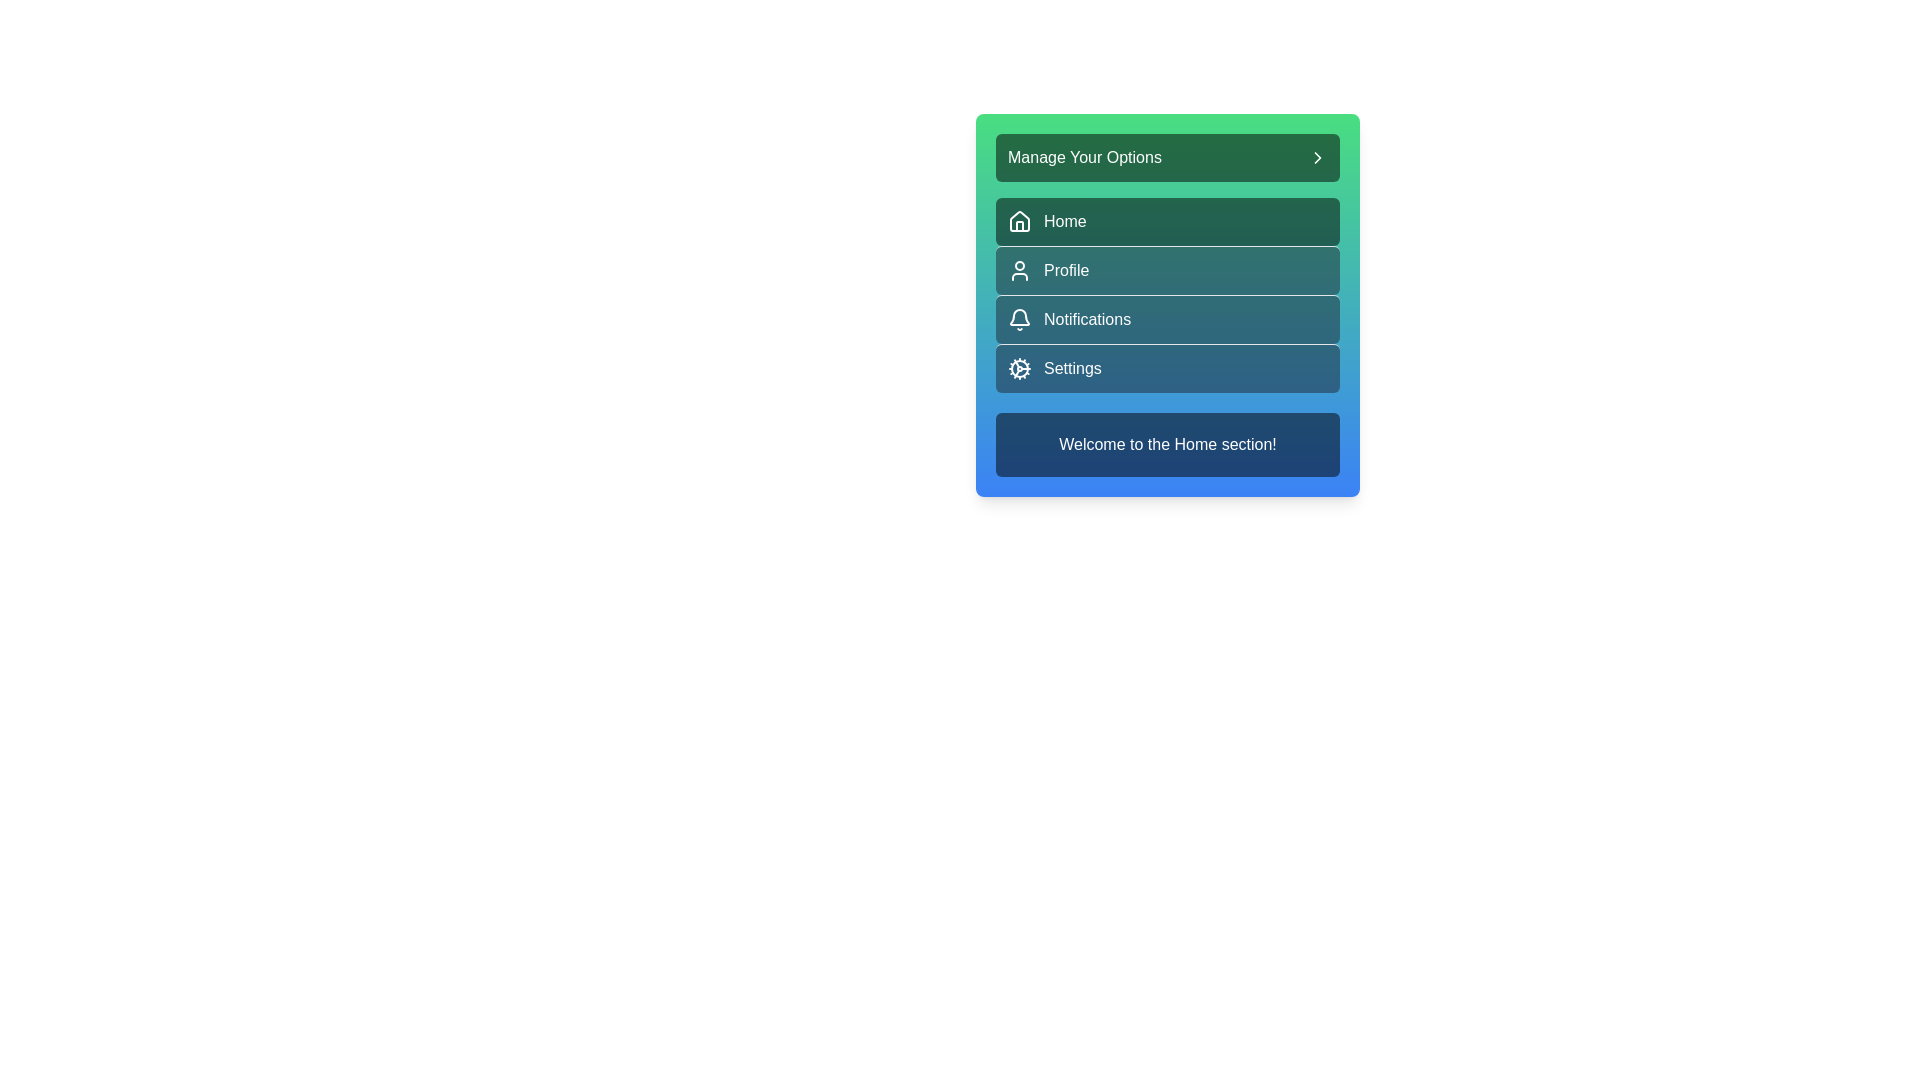 The image size is (1920, 1080). I want to click on the 'Notifications' menu item, which is a rectangular button with a bell icon and slightly rounded corners, located in a vertical list of menu items, so click(1167, 305).